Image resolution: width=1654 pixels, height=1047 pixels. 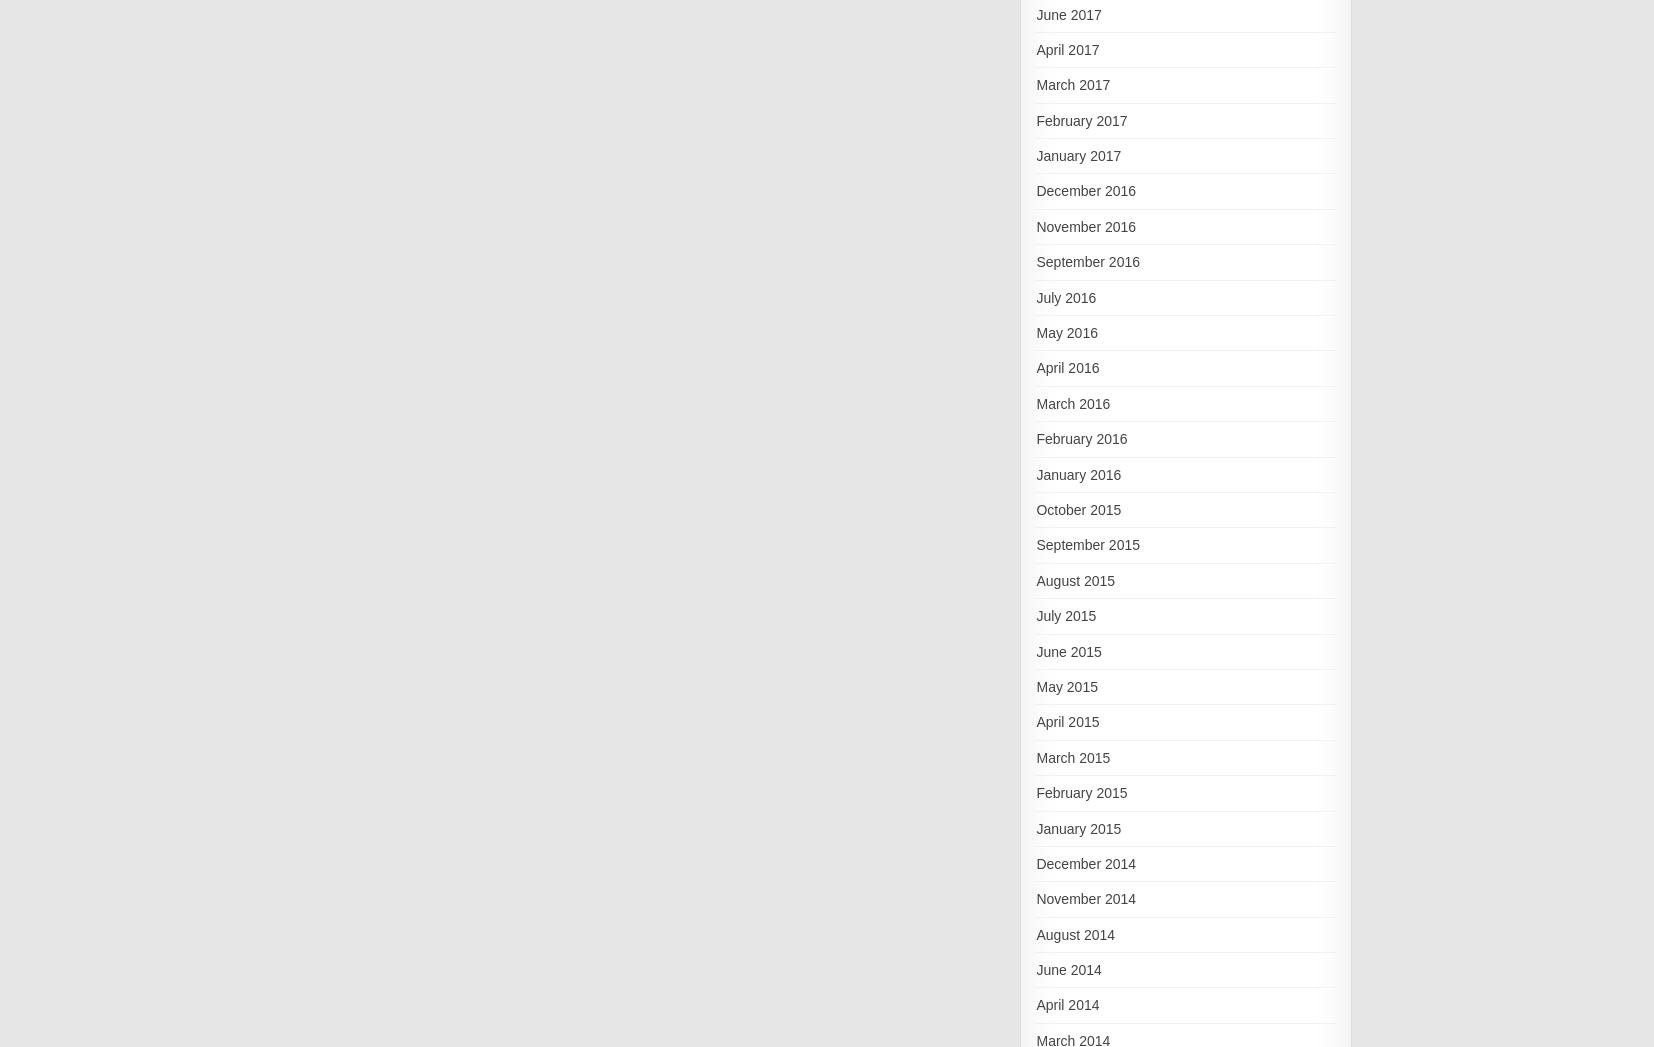 What do you see at coordinates (1035, 722) in the screenshot?
I see `'April 2015'` at bounding box center [1035, 722].